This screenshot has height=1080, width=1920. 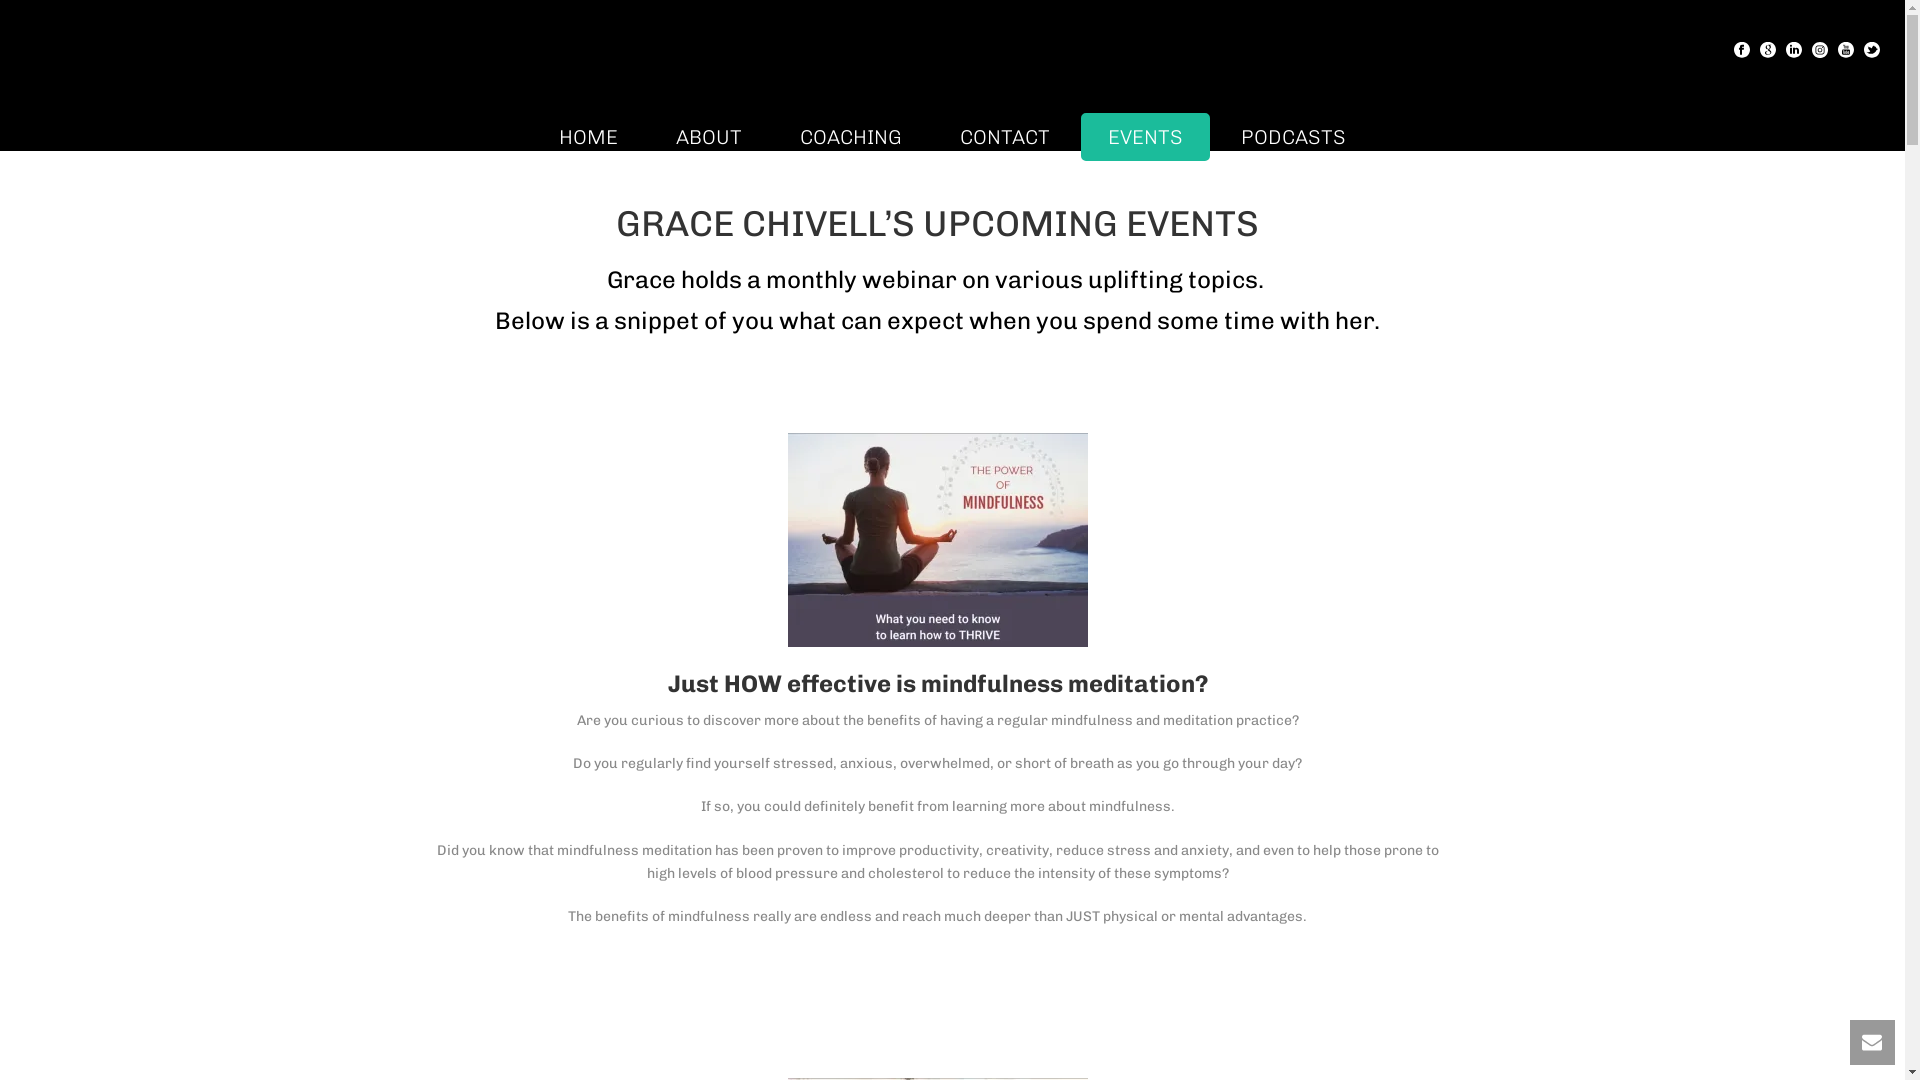 What do you see at coordinates (1293, 136) in the screenshot?
I see `'PODCASTS'` at bounding box center [1293, 136].